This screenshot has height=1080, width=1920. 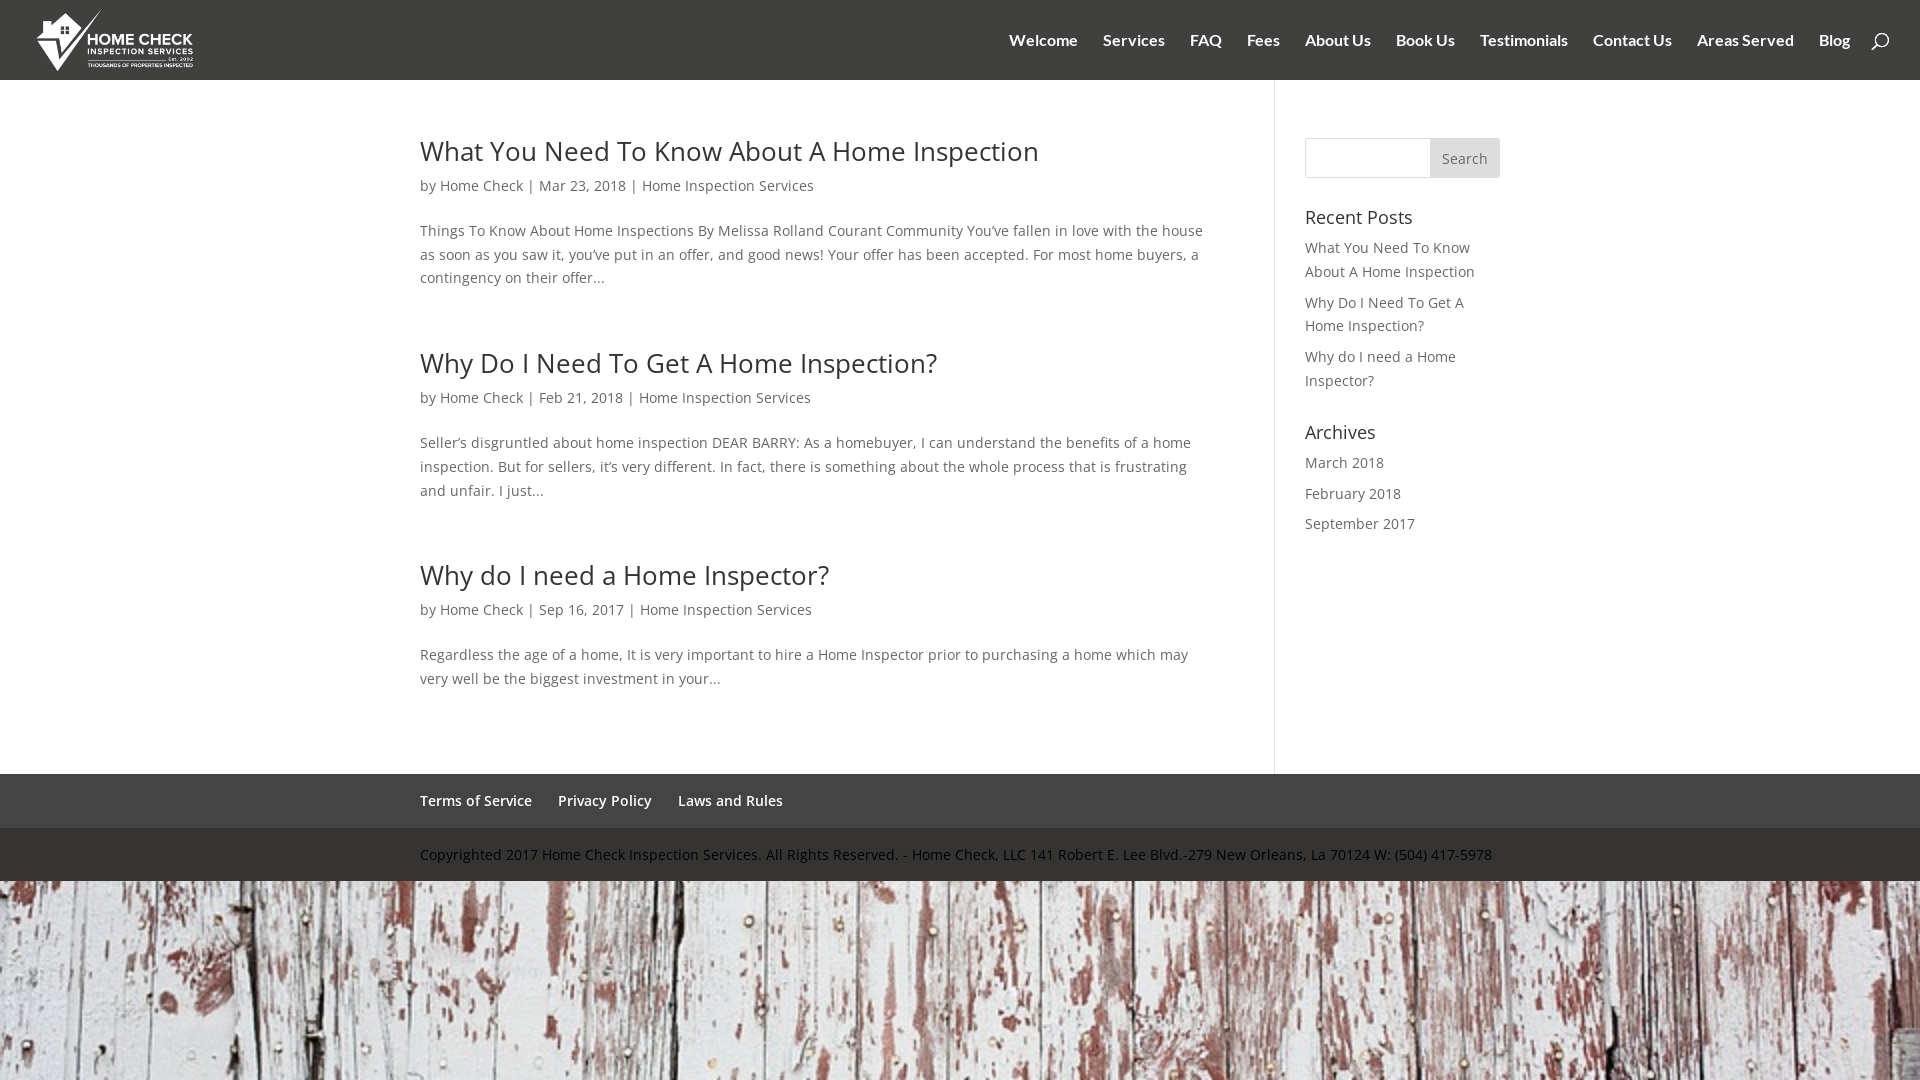 I want to click on 'September 2017', so click(x=1359, y=522).